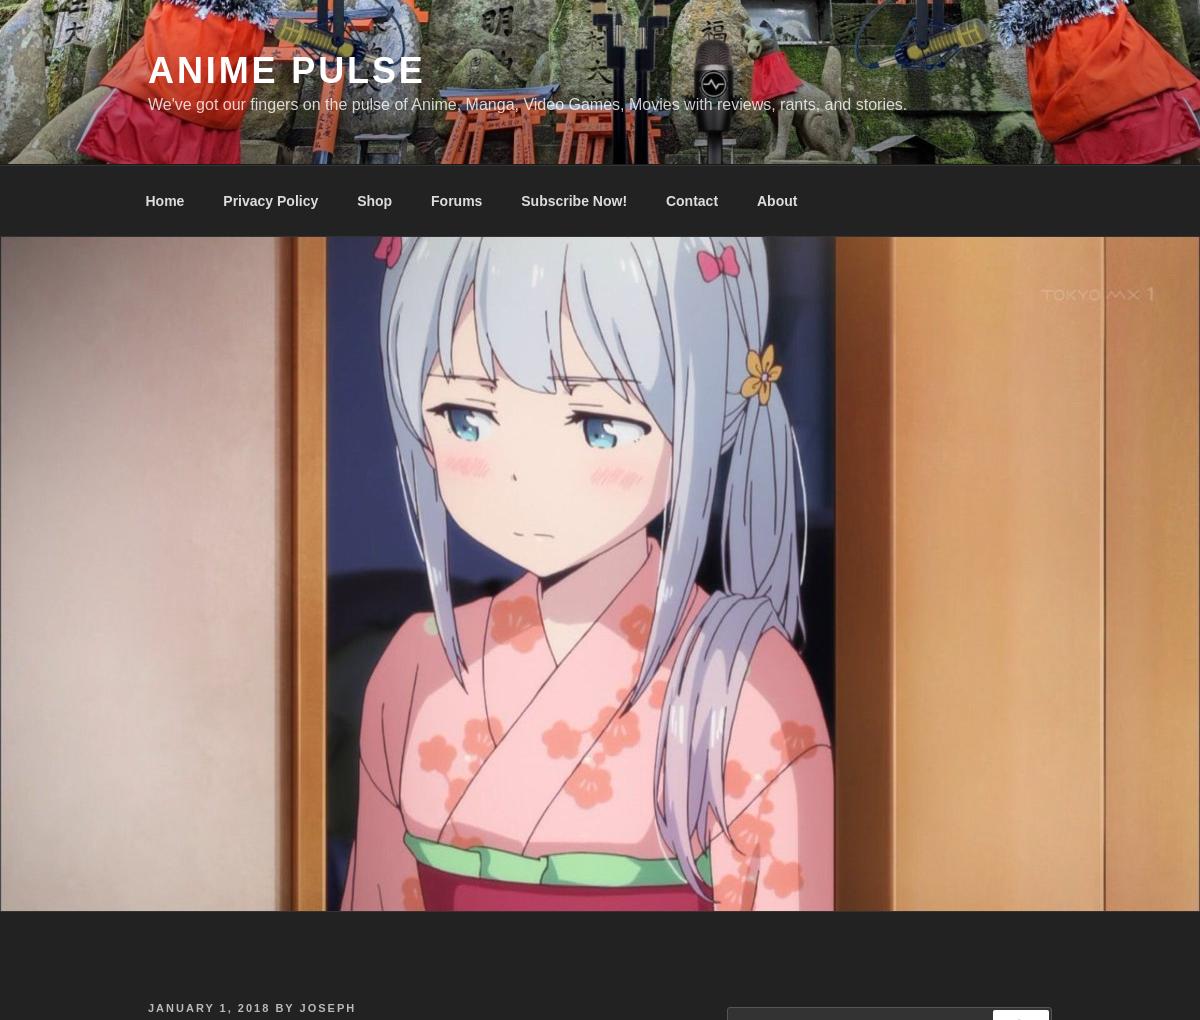 This screenshot has width=1200, height=1020. Describe the element at coordinates (283, 1007) in the screenshot. I see `'by'` at that location.